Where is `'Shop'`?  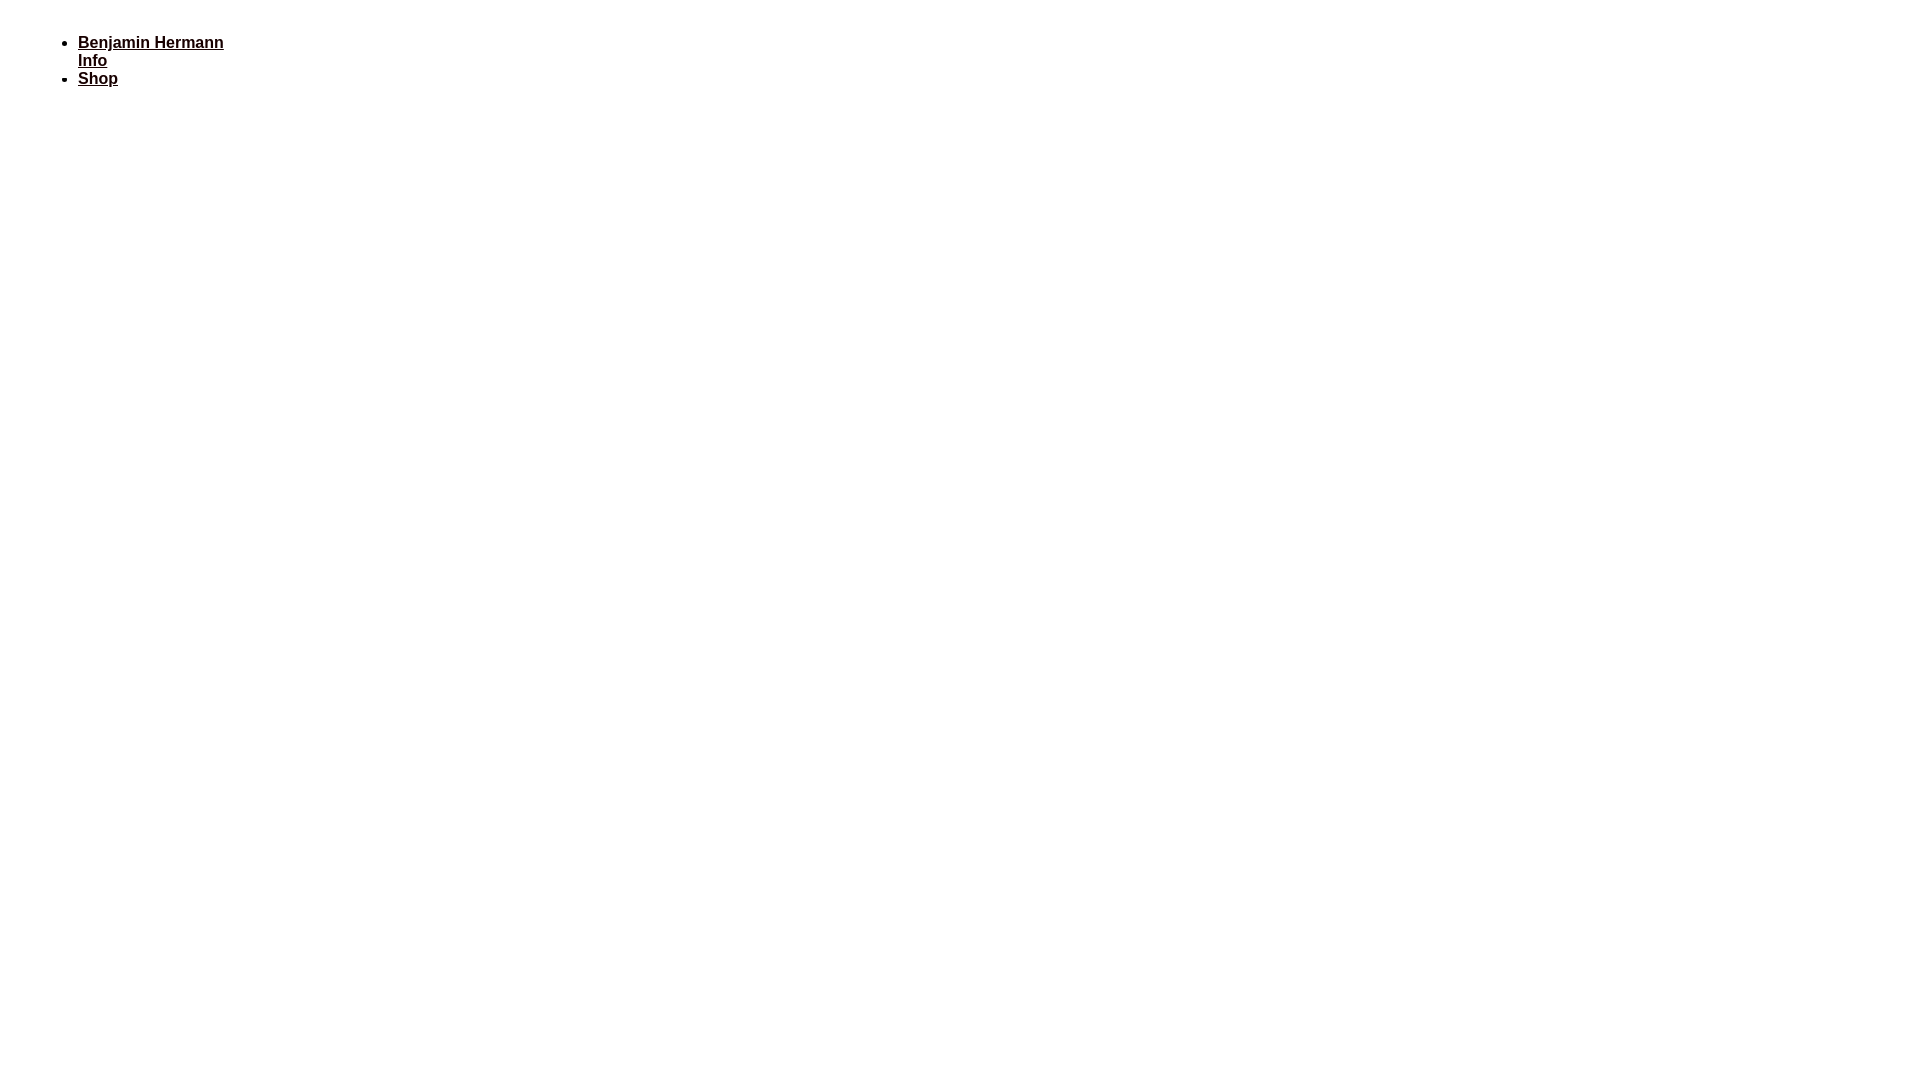
'Shop' is located at coordinates (96, 77).